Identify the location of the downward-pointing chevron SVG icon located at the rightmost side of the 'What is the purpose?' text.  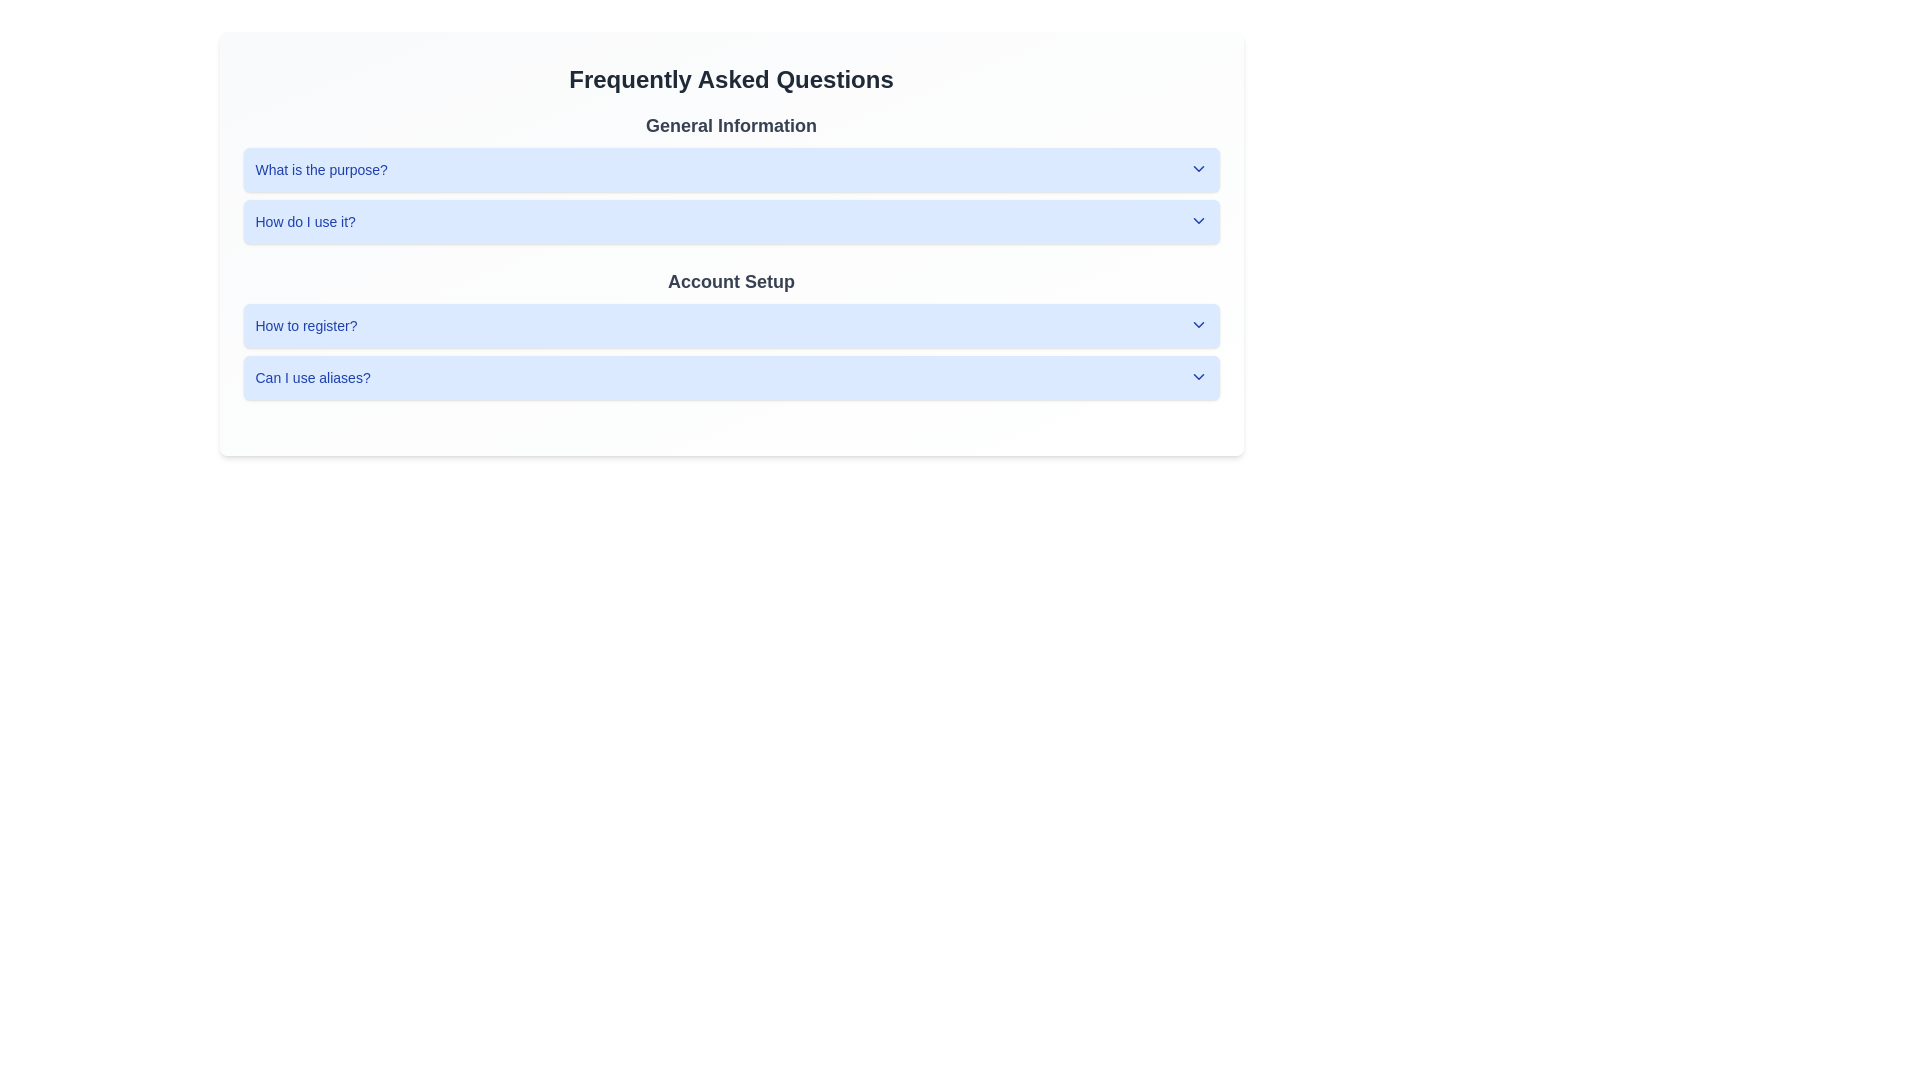
(1198, 168).